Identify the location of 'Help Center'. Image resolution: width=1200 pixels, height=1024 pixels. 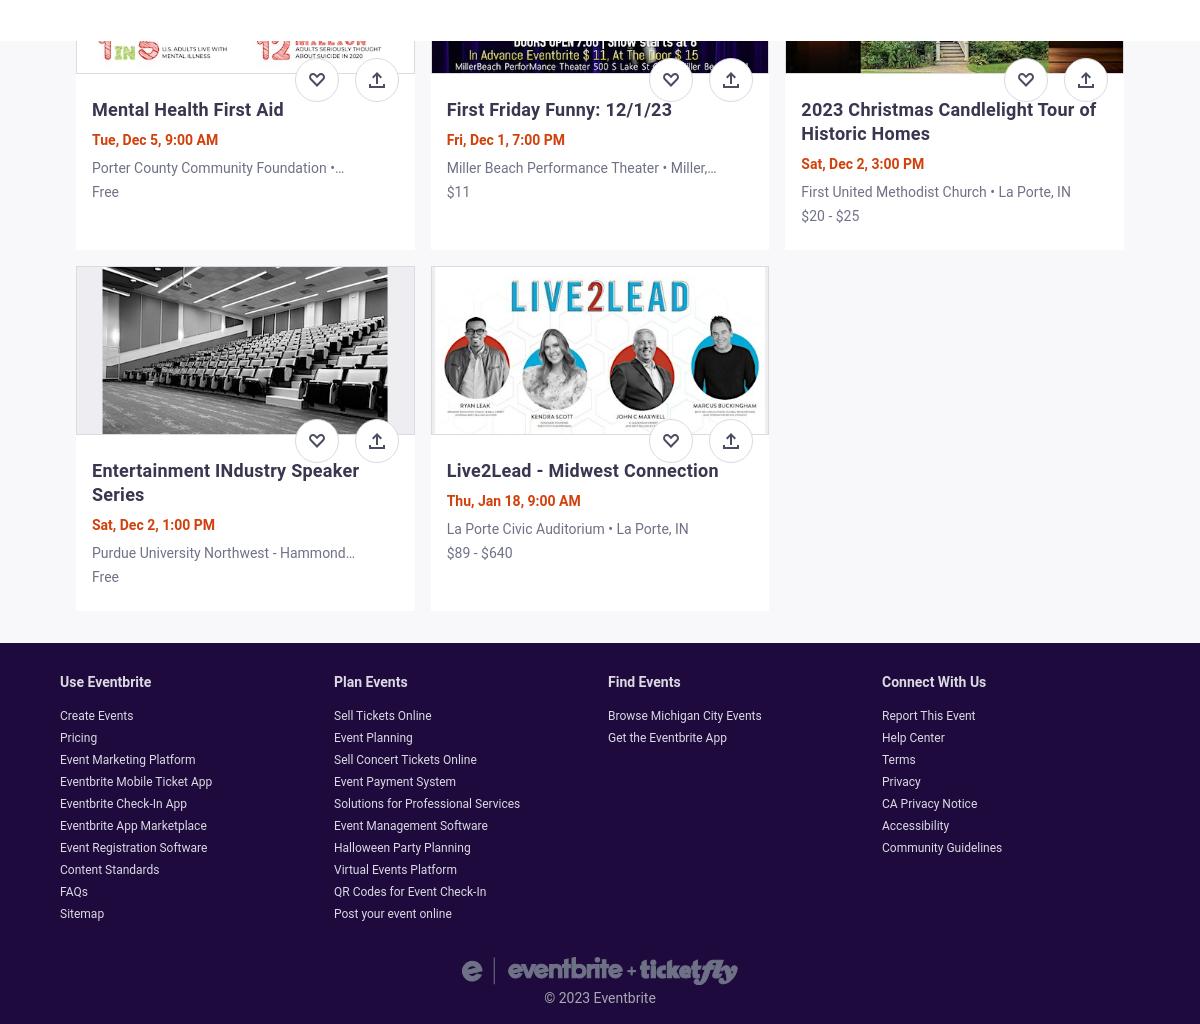
(912, 735).